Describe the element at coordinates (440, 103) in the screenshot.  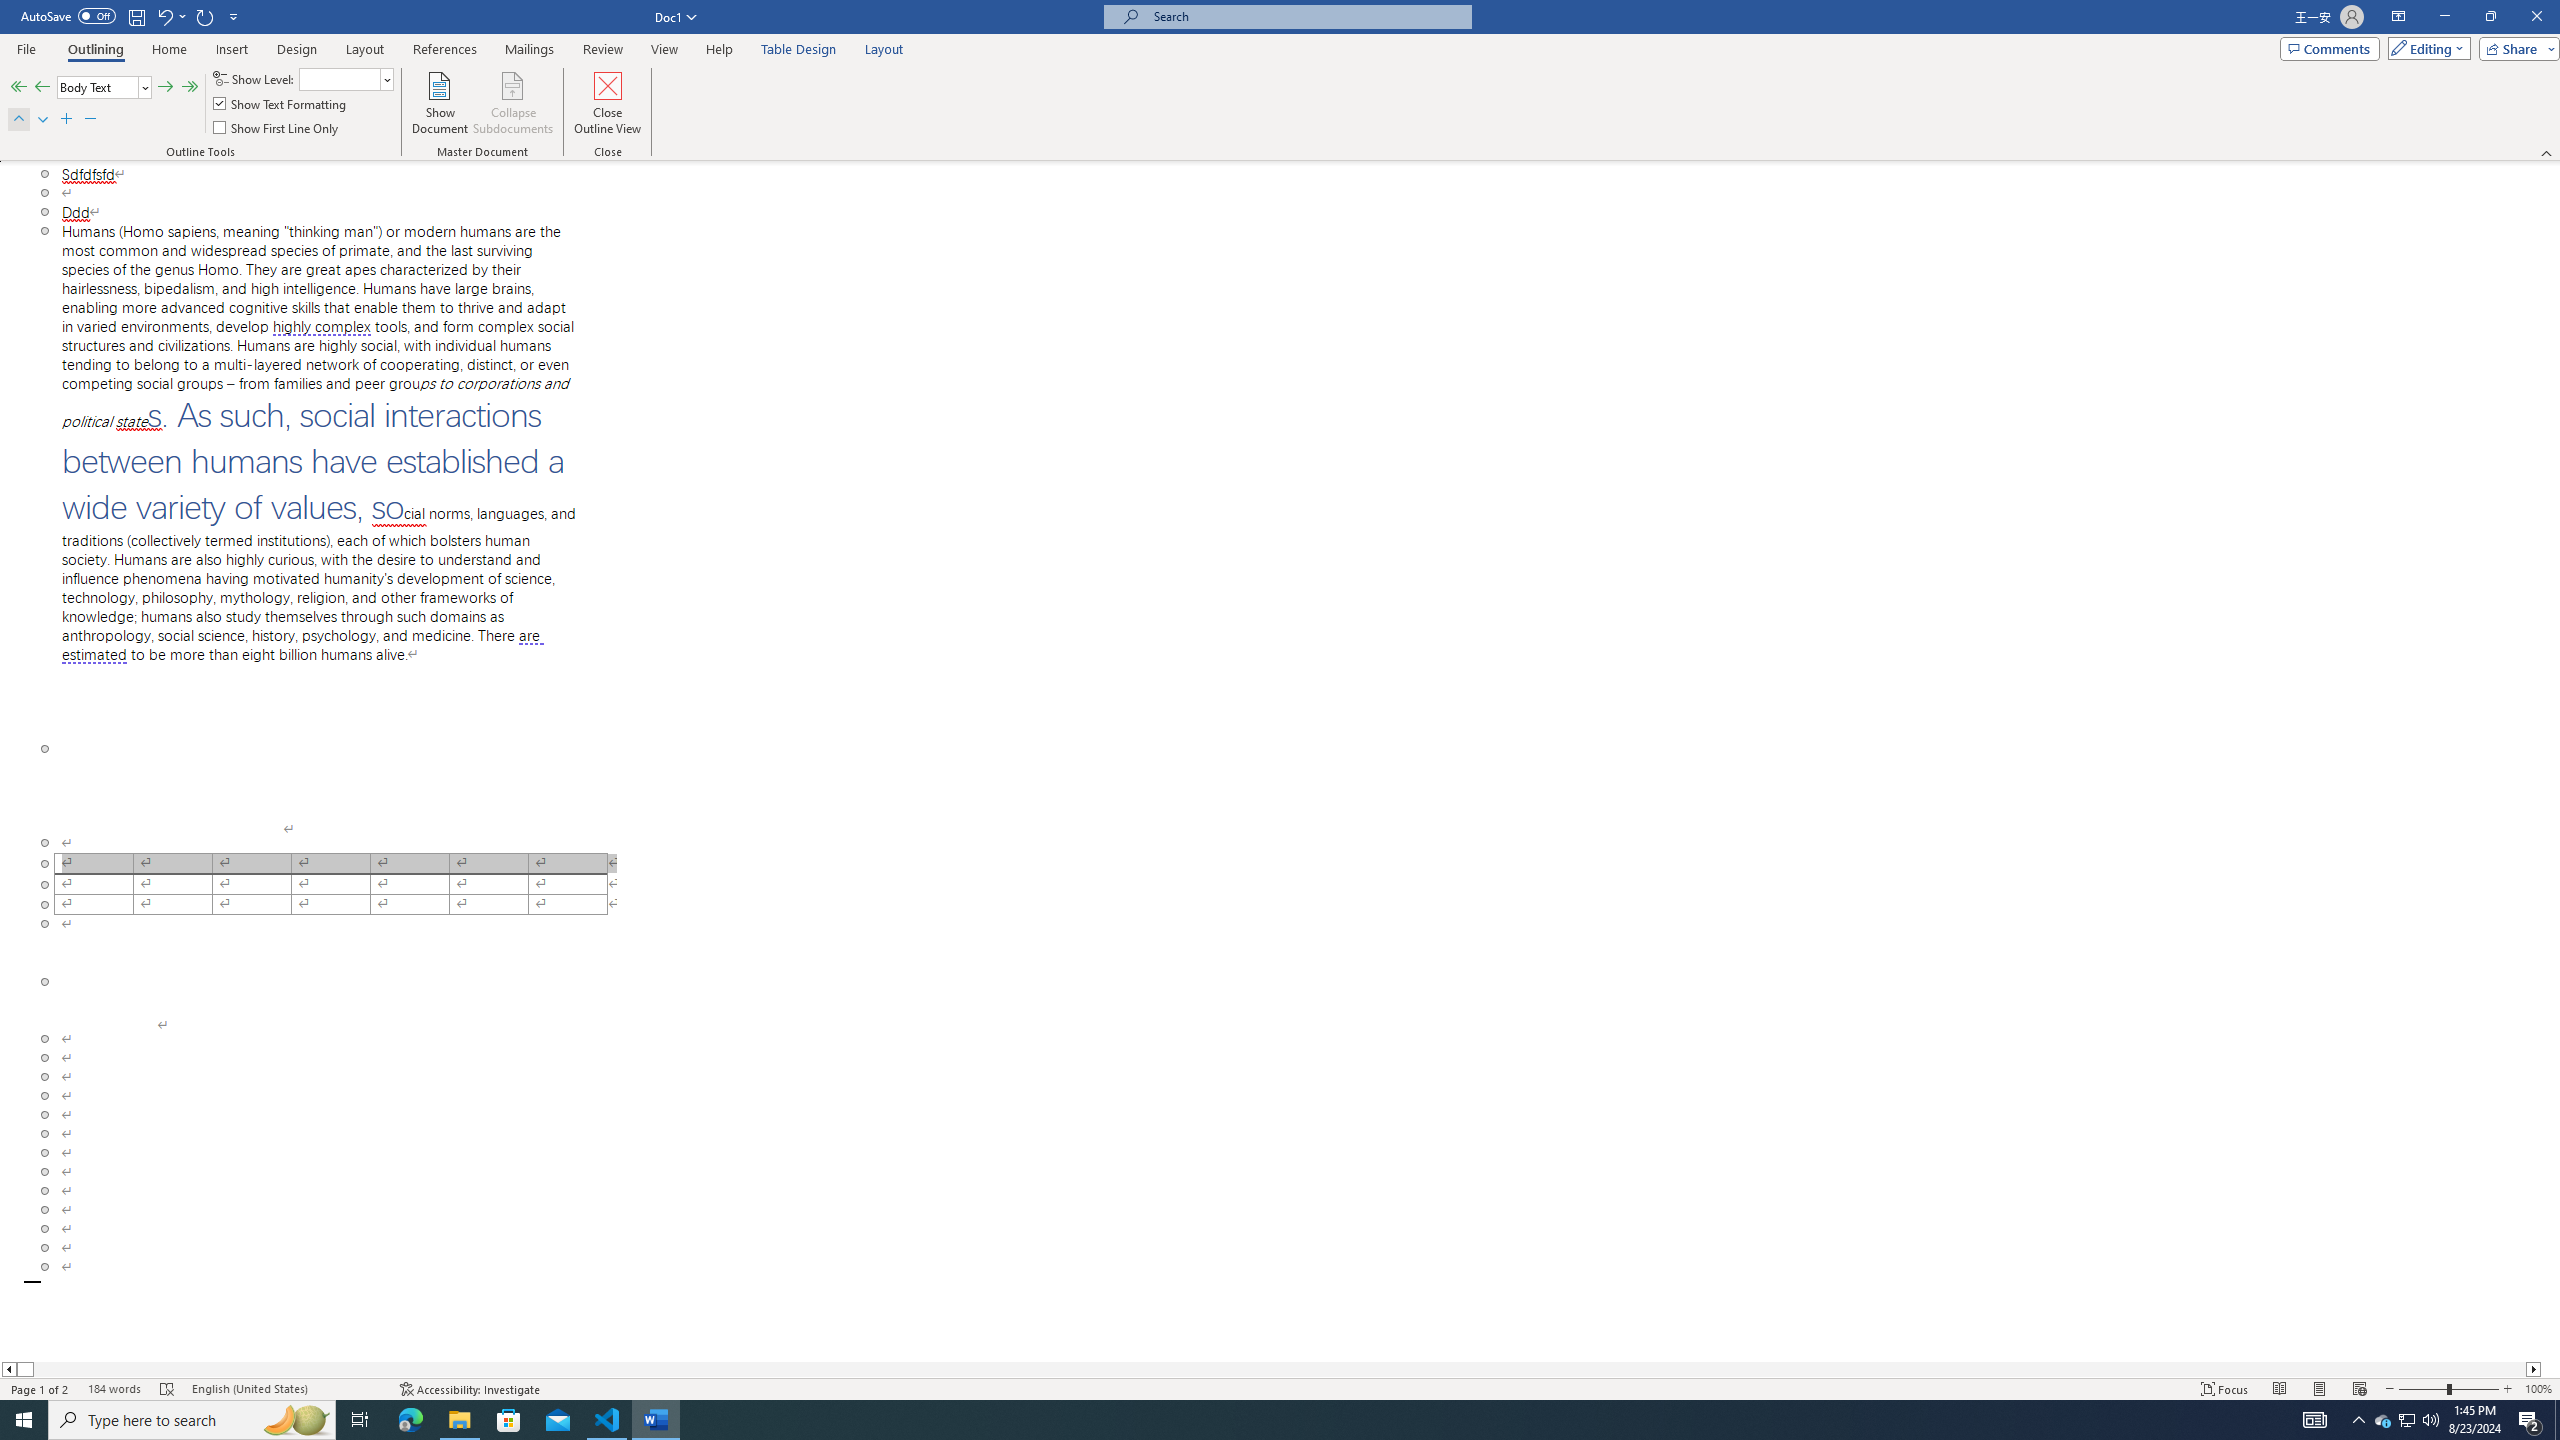
I see `'Show Document'` at that location.